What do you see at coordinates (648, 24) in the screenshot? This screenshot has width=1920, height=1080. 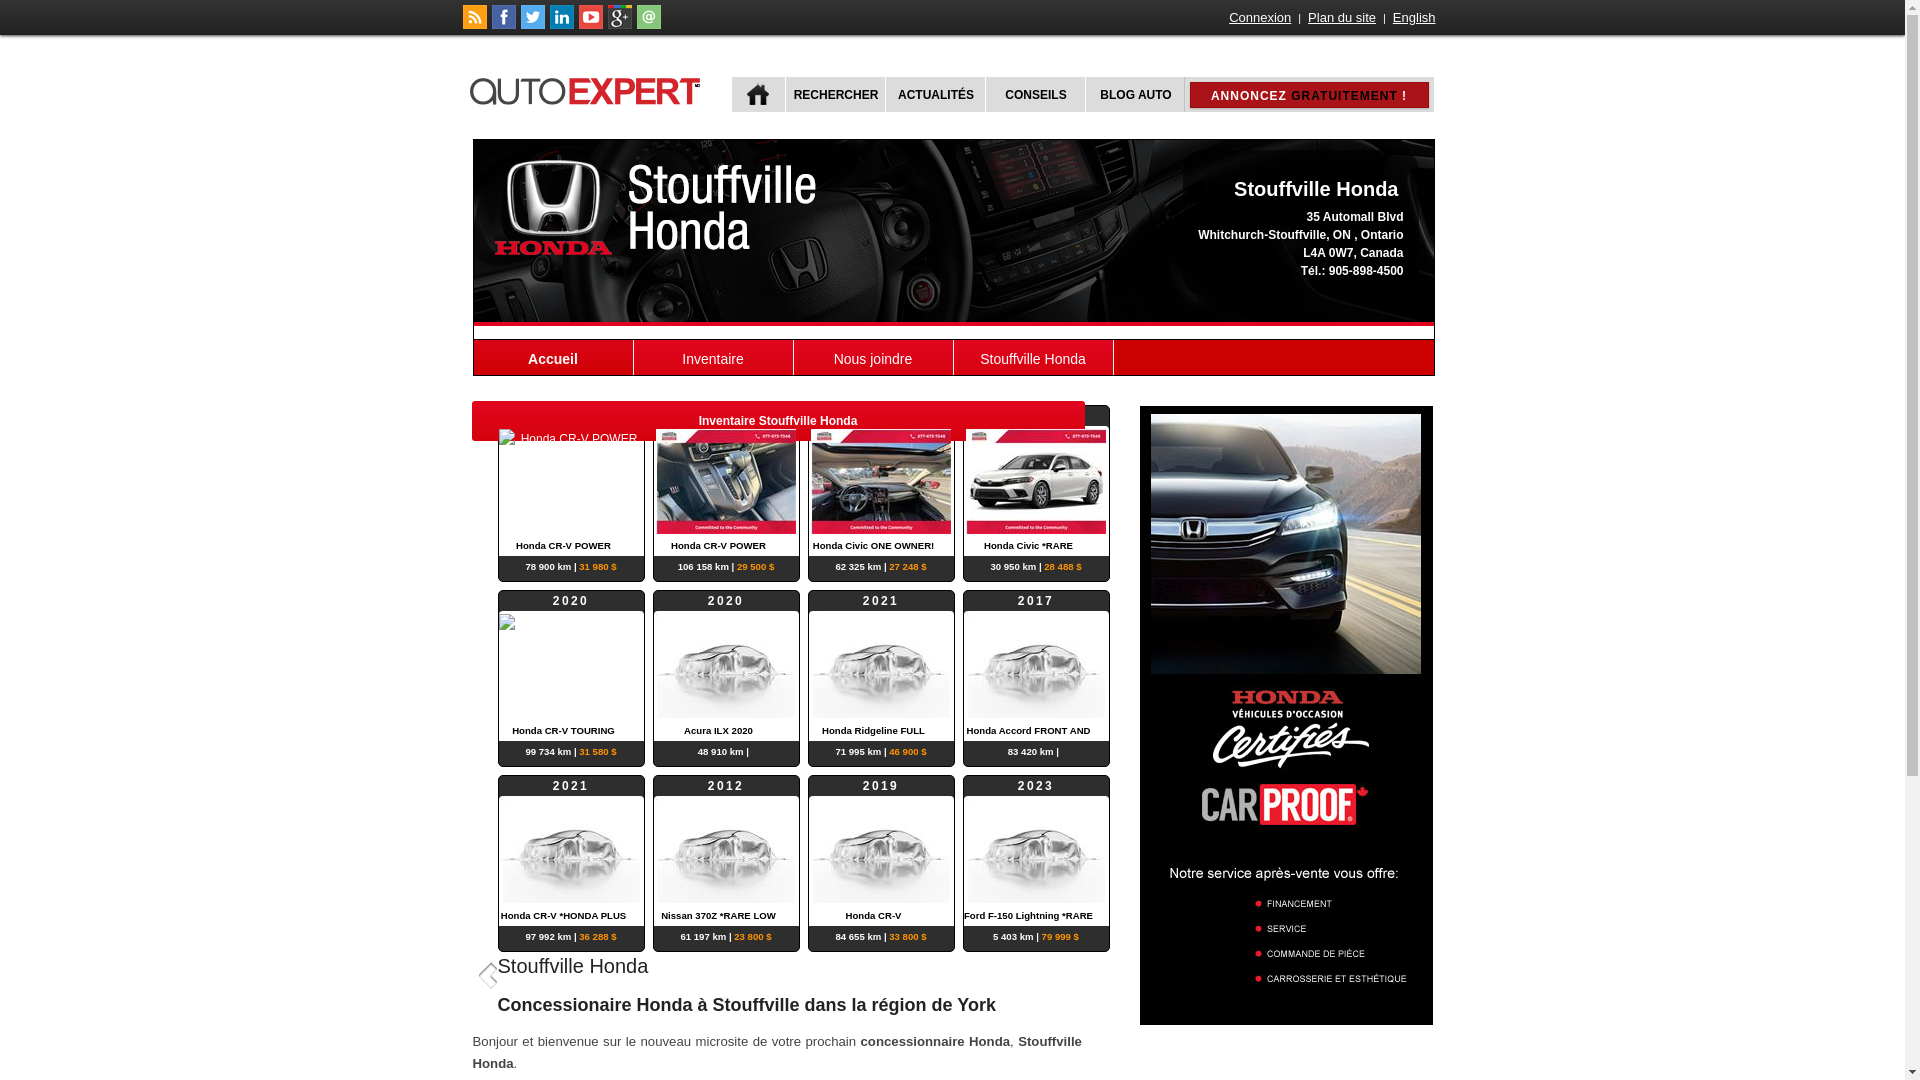 I see `'Joindre autoExpert.ca'` at bounding box center [648, 24].